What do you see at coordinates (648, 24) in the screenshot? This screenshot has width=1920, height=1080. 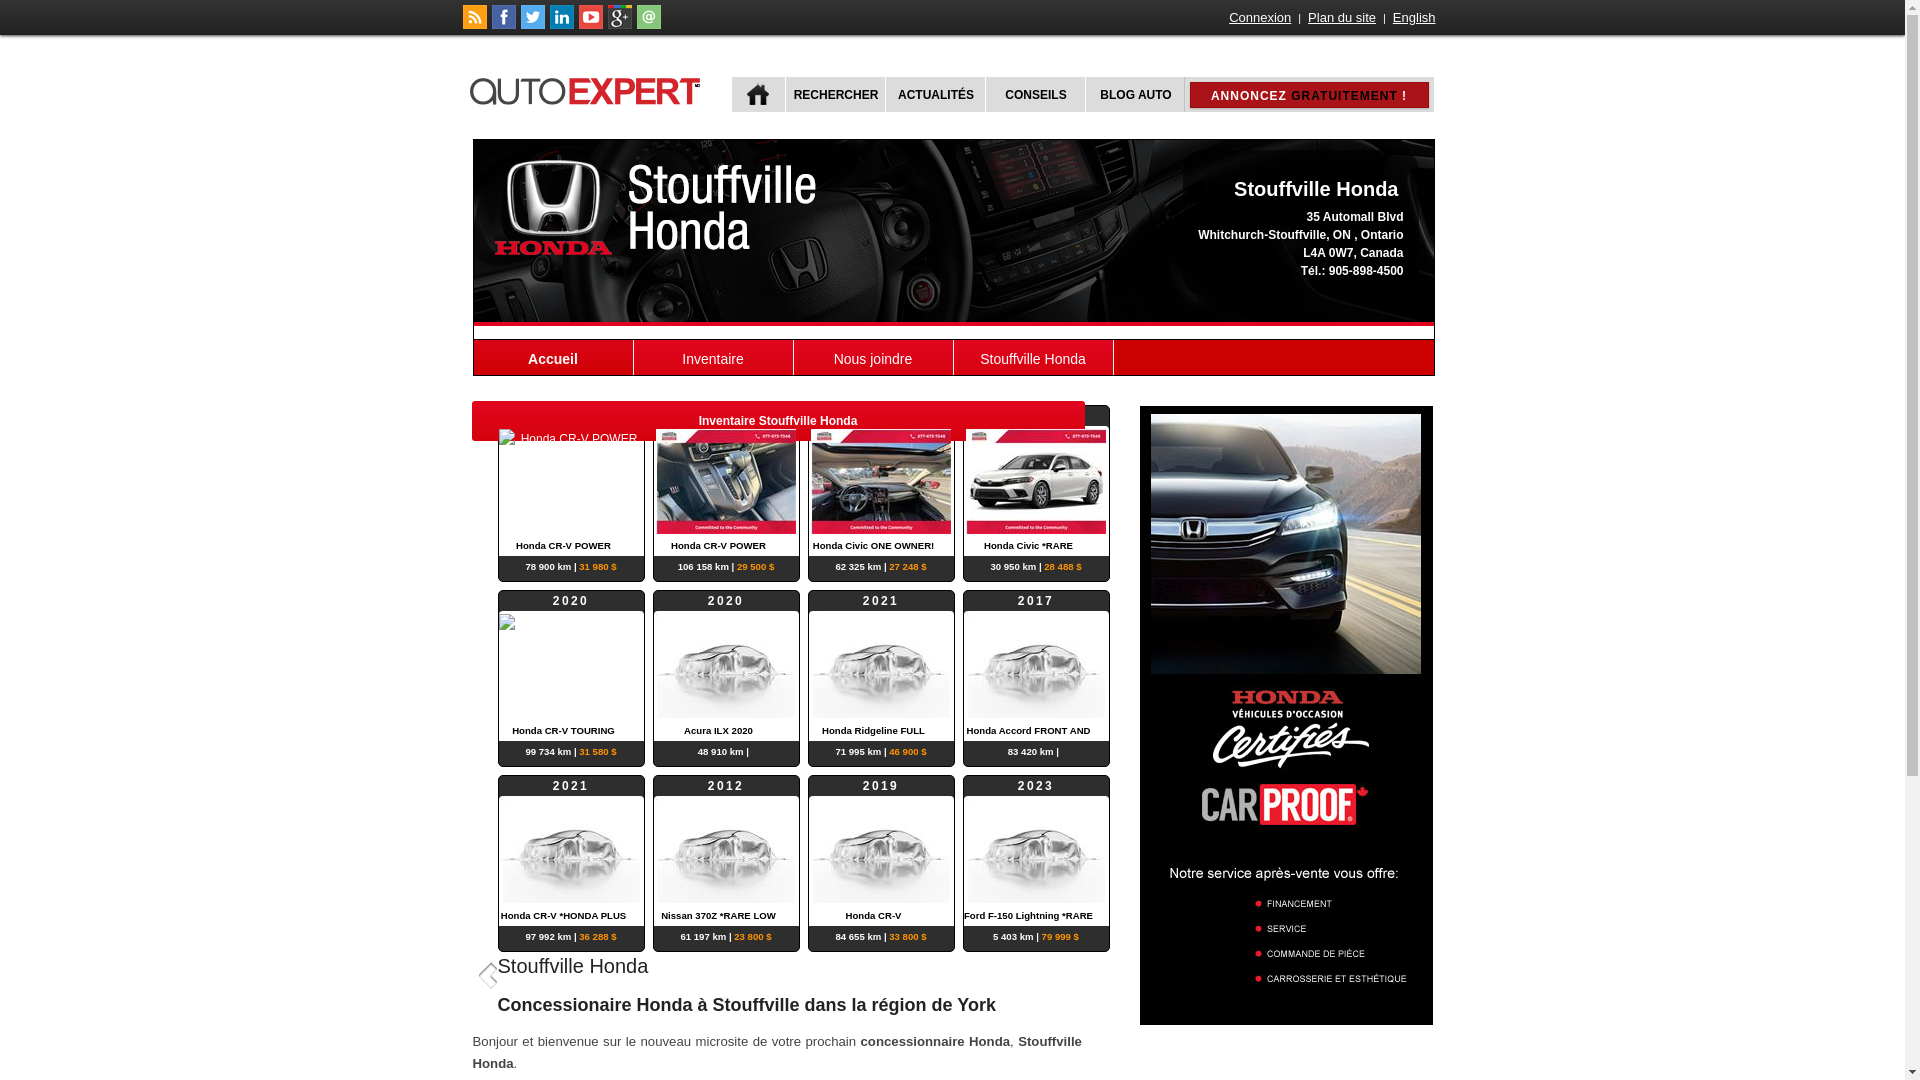 I see `'Joindre autoExpert.ca'` at bounding box center [648, 24].